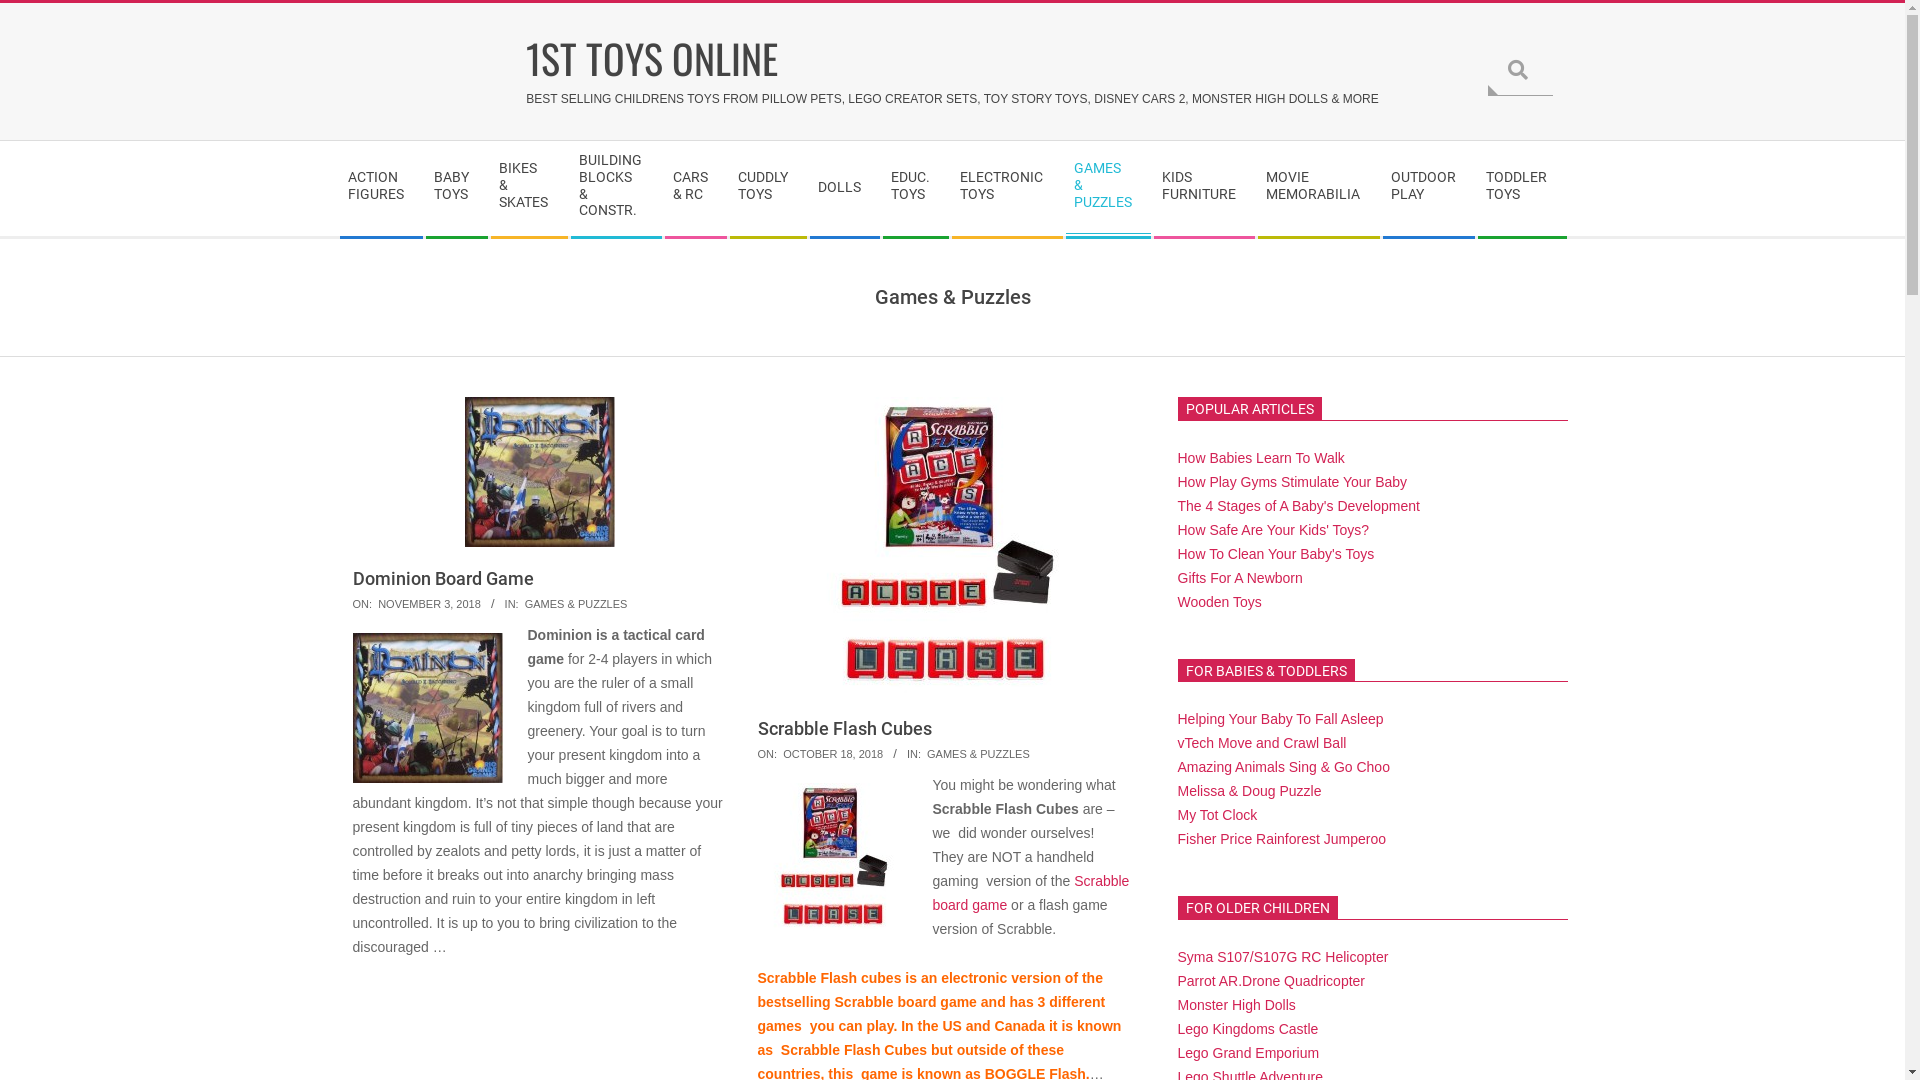  I want to click on 'The 4 Stages of A Baby's Development', so click(1299, 504).